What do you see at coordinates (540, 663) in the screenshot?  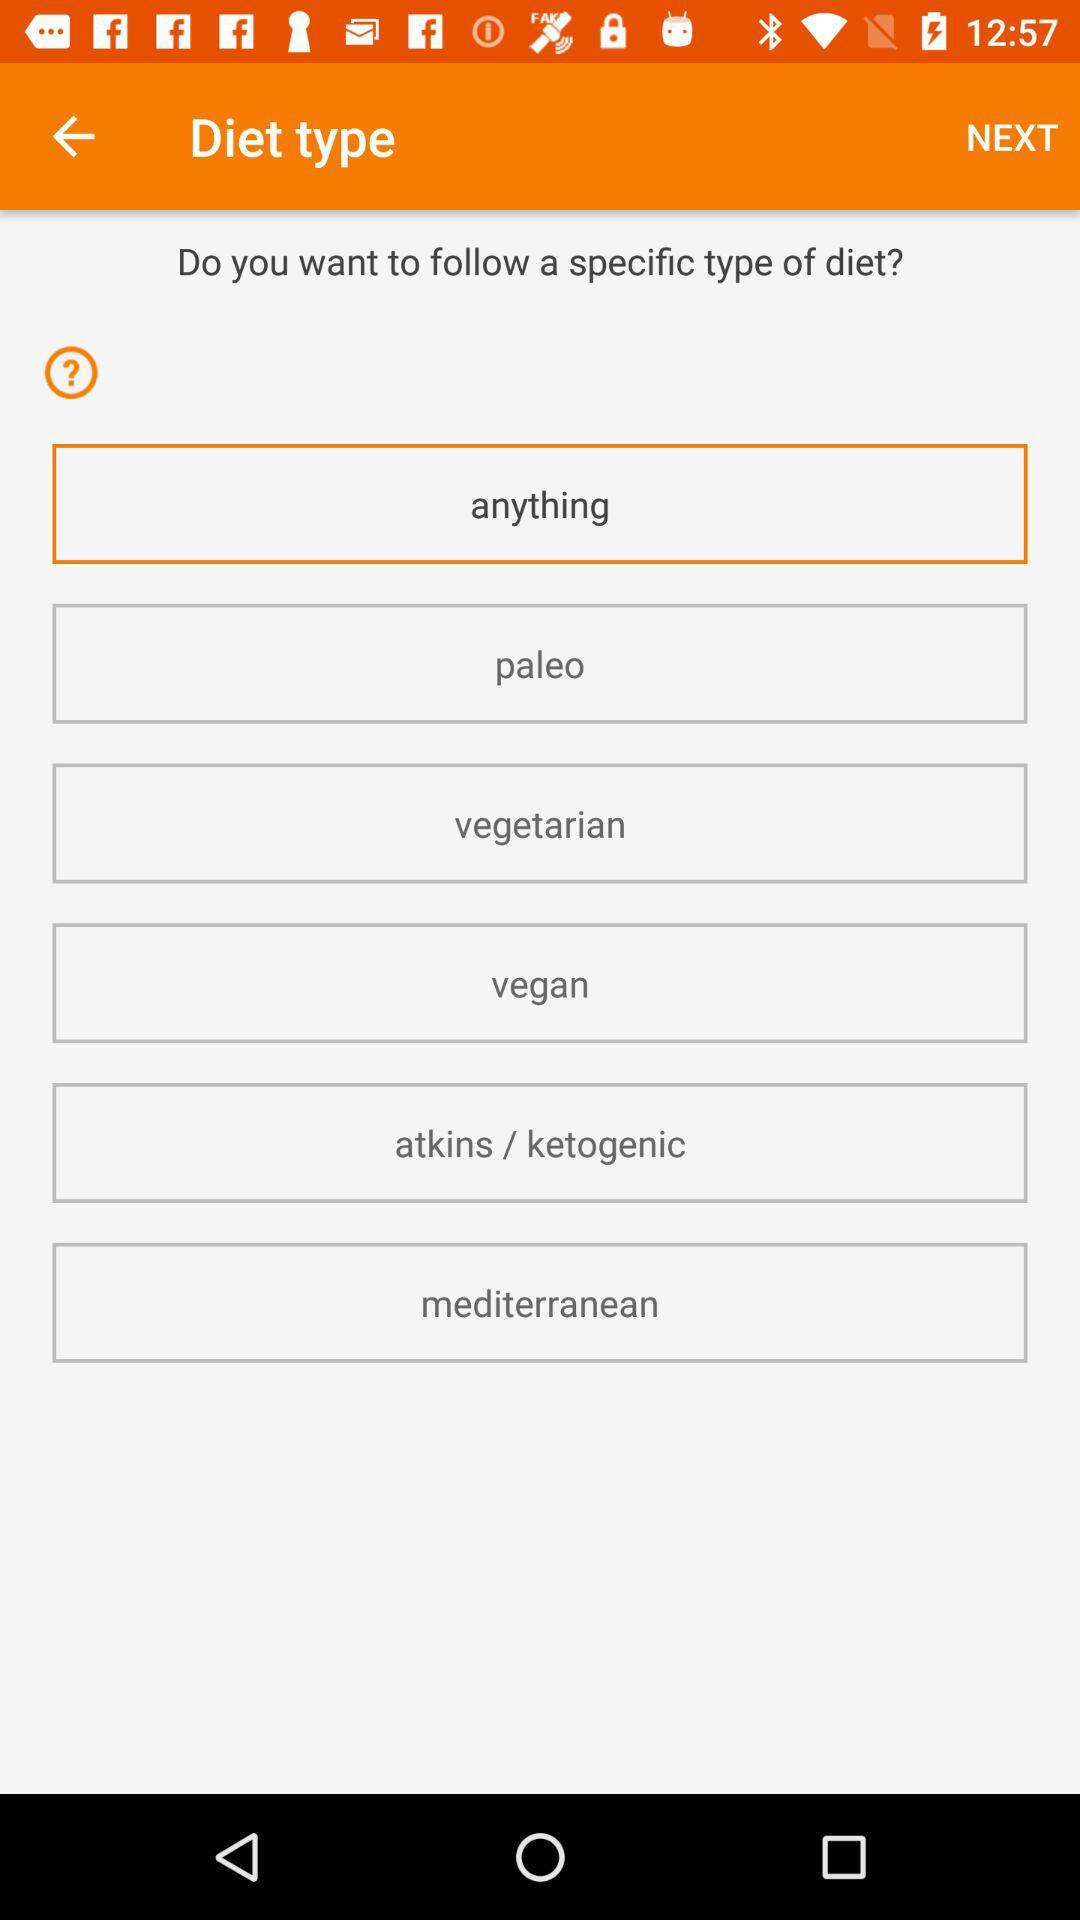 I see `item below the anything item` at bounding box center [540, 663].